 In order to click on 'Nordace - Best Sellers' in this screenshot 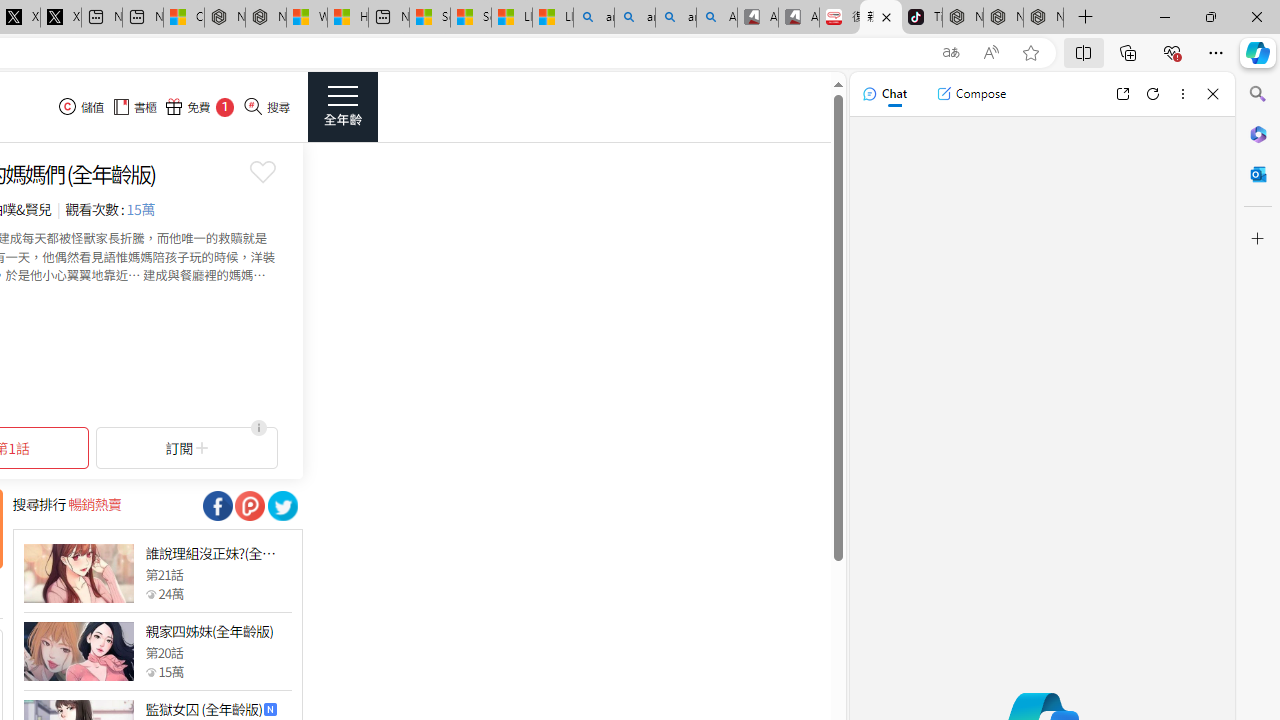, I will do `click(963, 17)`.